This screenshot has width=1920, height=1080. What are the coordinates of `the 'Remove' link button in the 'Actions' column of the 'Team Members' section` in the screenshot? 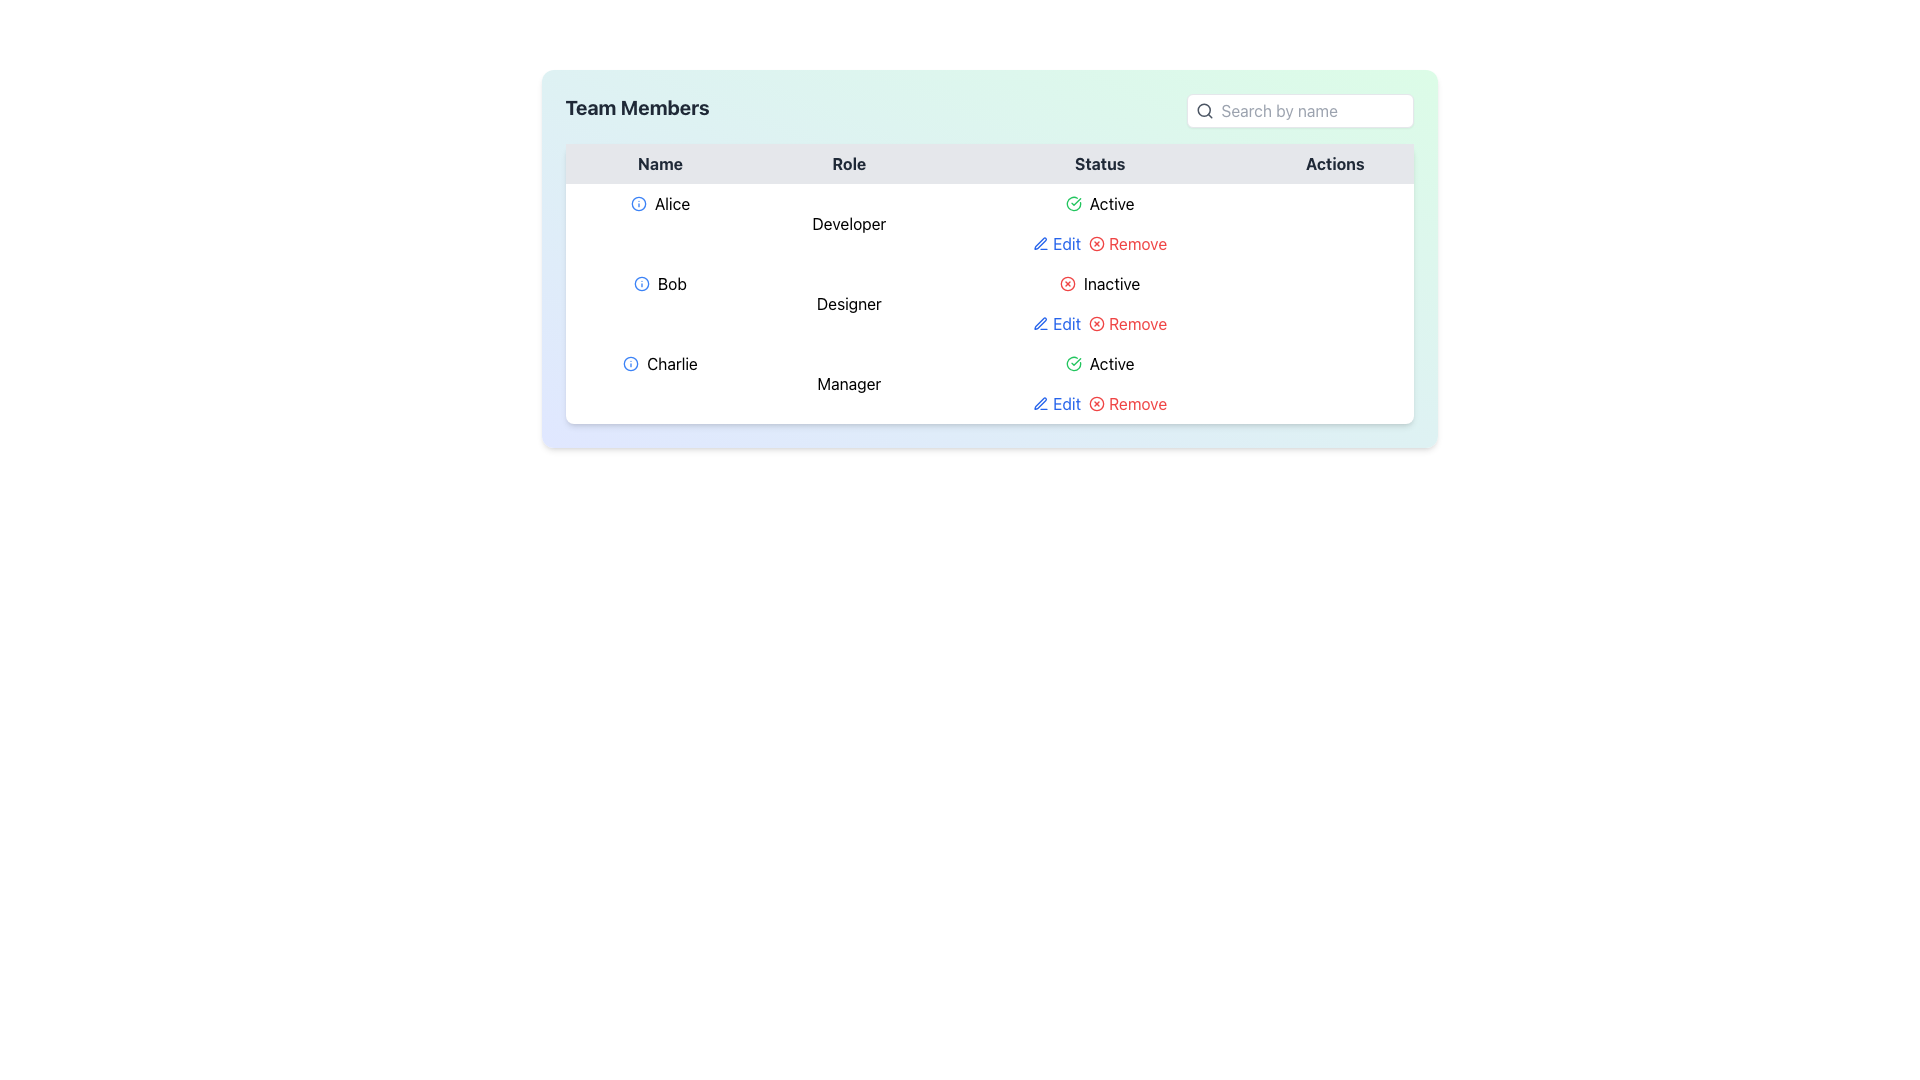 It's located at (1128, 242).